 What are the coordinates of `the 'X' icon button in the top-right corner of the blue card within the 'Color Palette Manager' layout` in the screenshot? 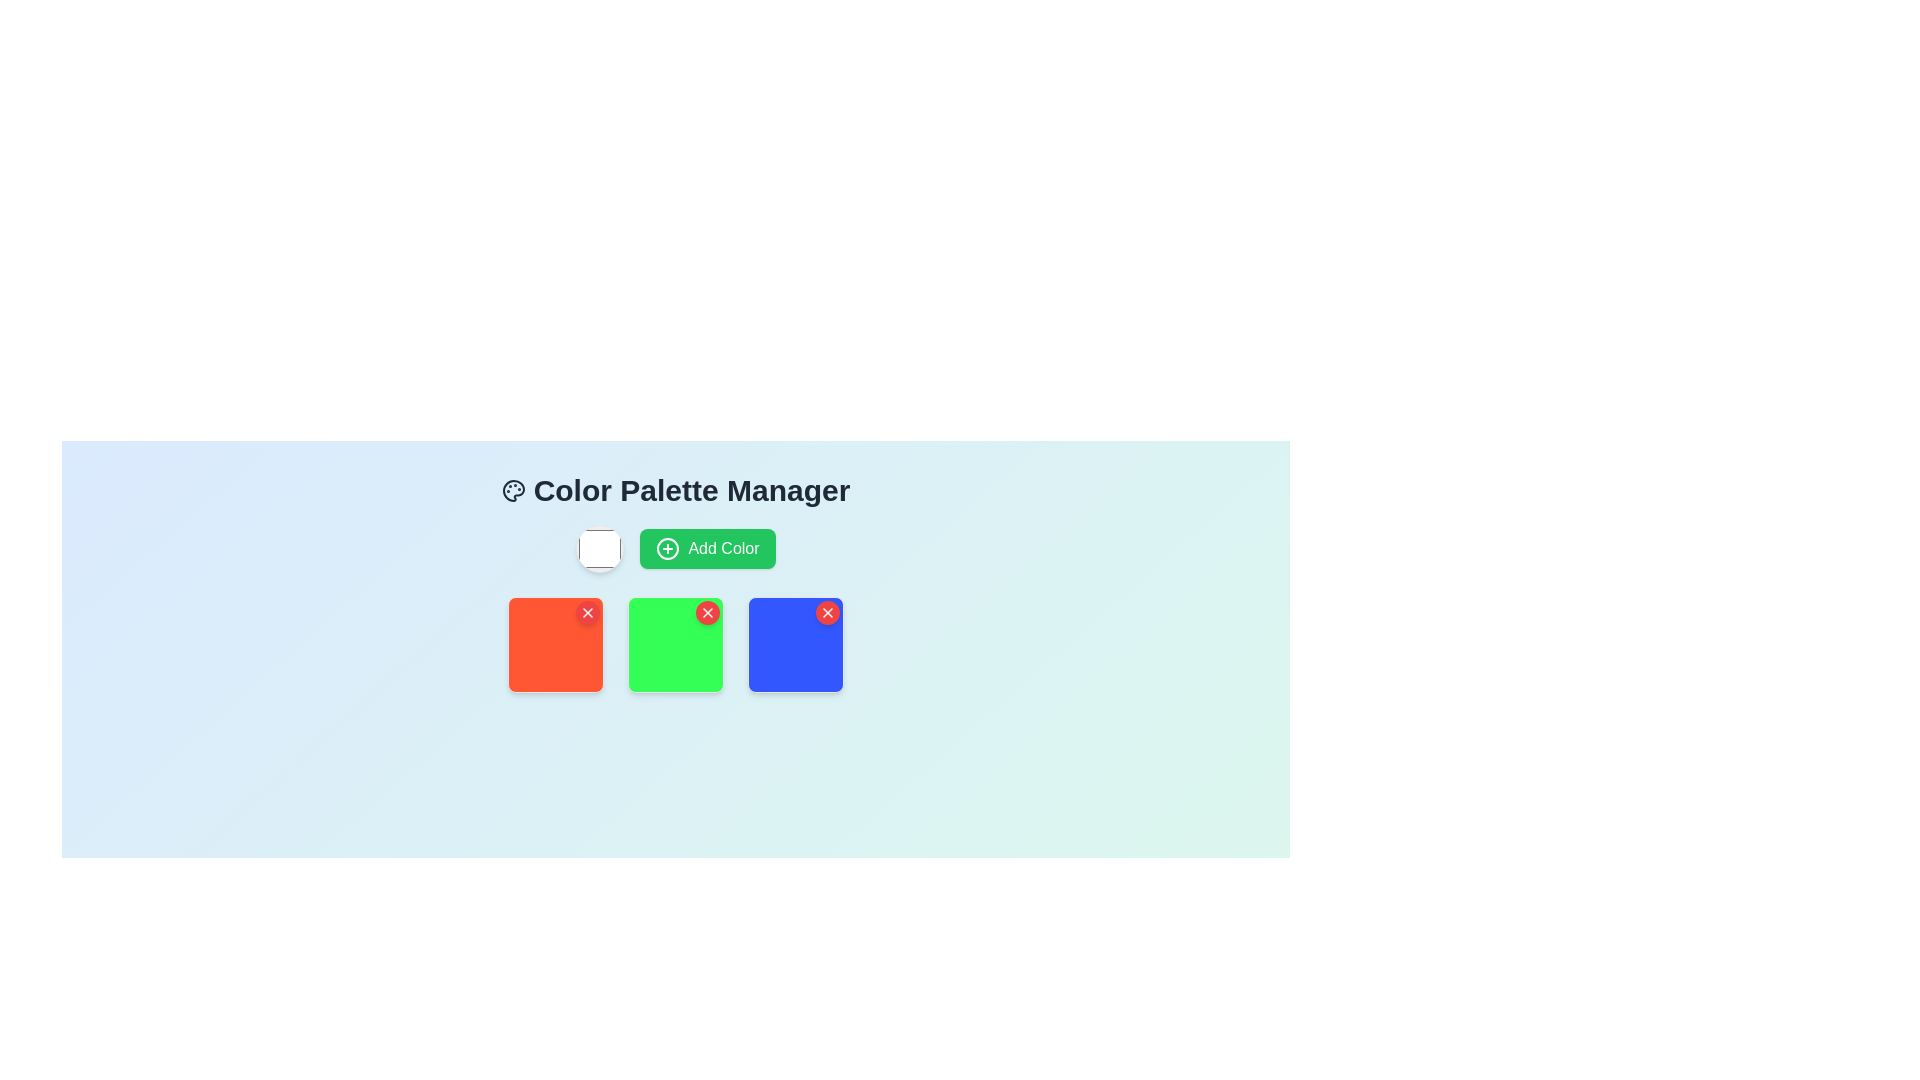 It's located at (828, 612).